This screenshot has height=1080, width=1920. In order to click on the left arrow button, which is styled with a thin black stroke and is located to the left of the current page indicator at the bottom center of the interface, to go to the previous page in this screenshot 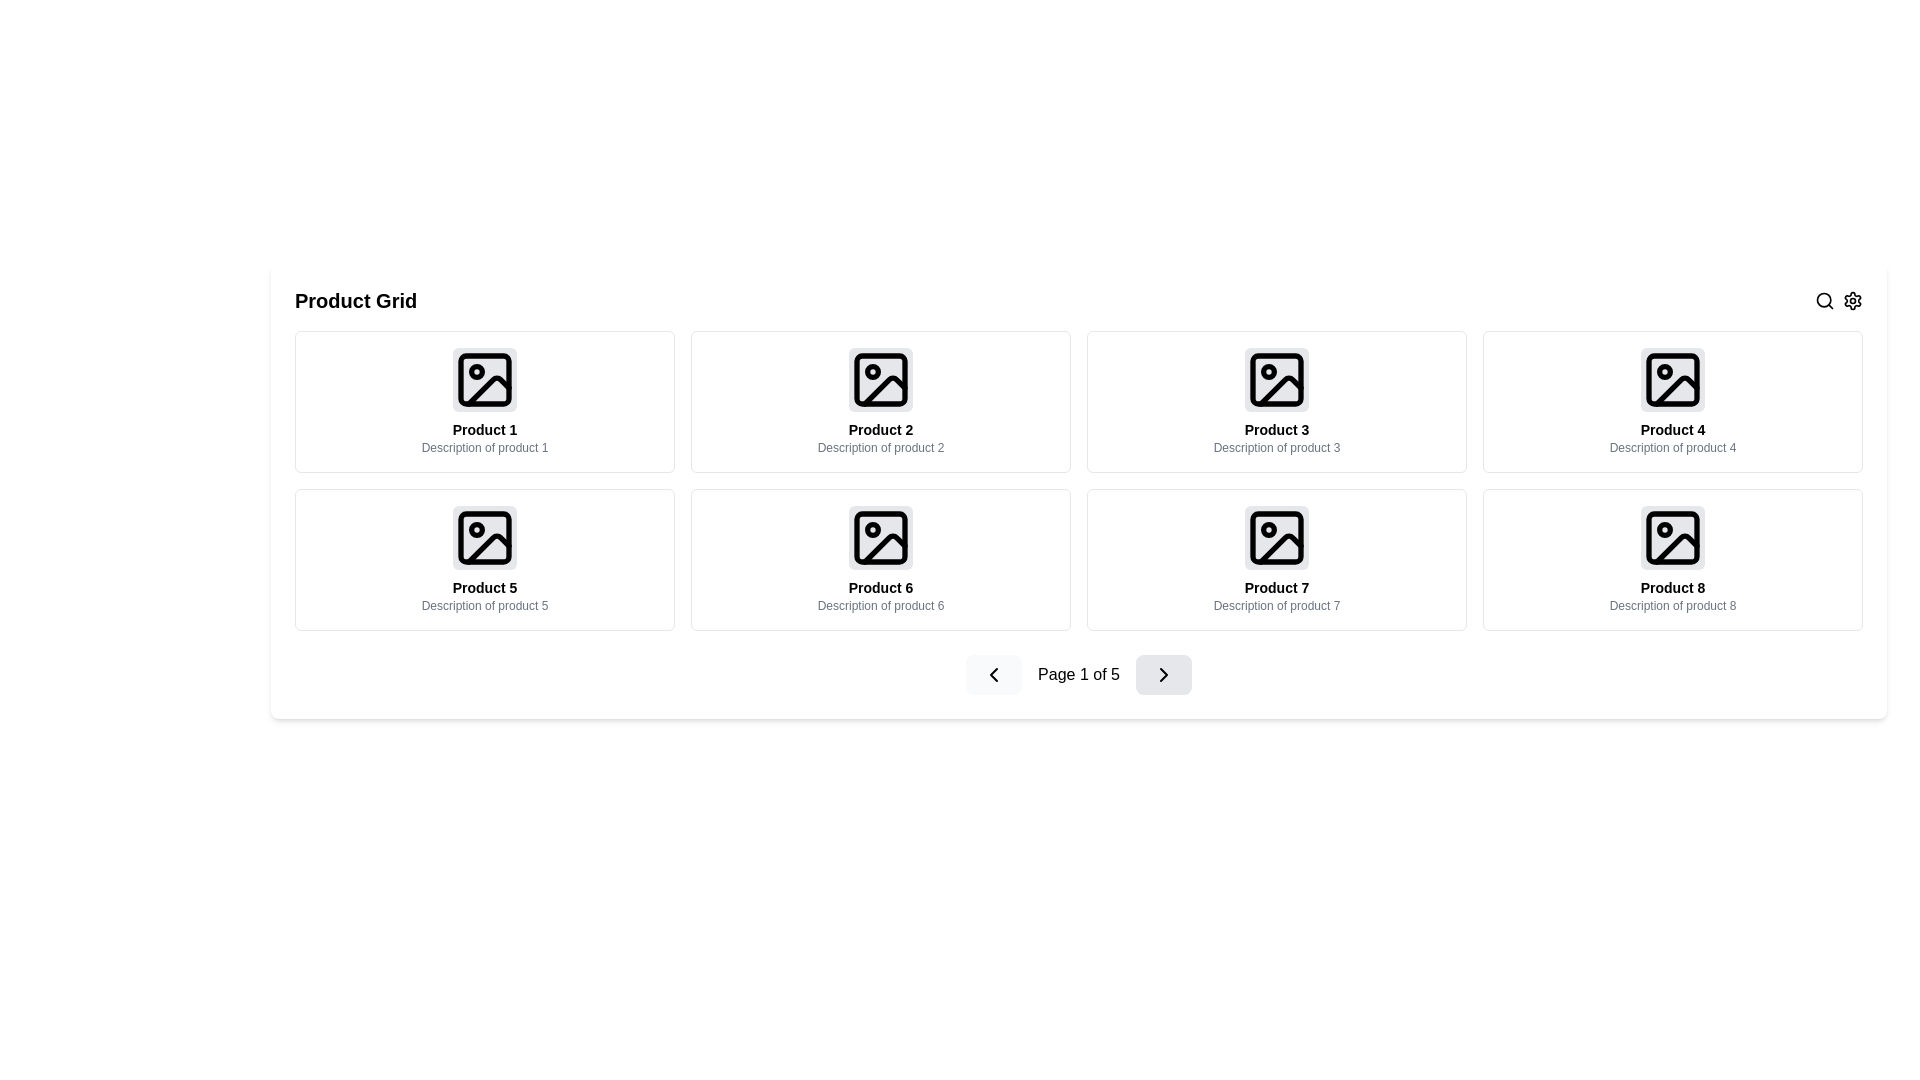, I will do `click(993, 675)`.